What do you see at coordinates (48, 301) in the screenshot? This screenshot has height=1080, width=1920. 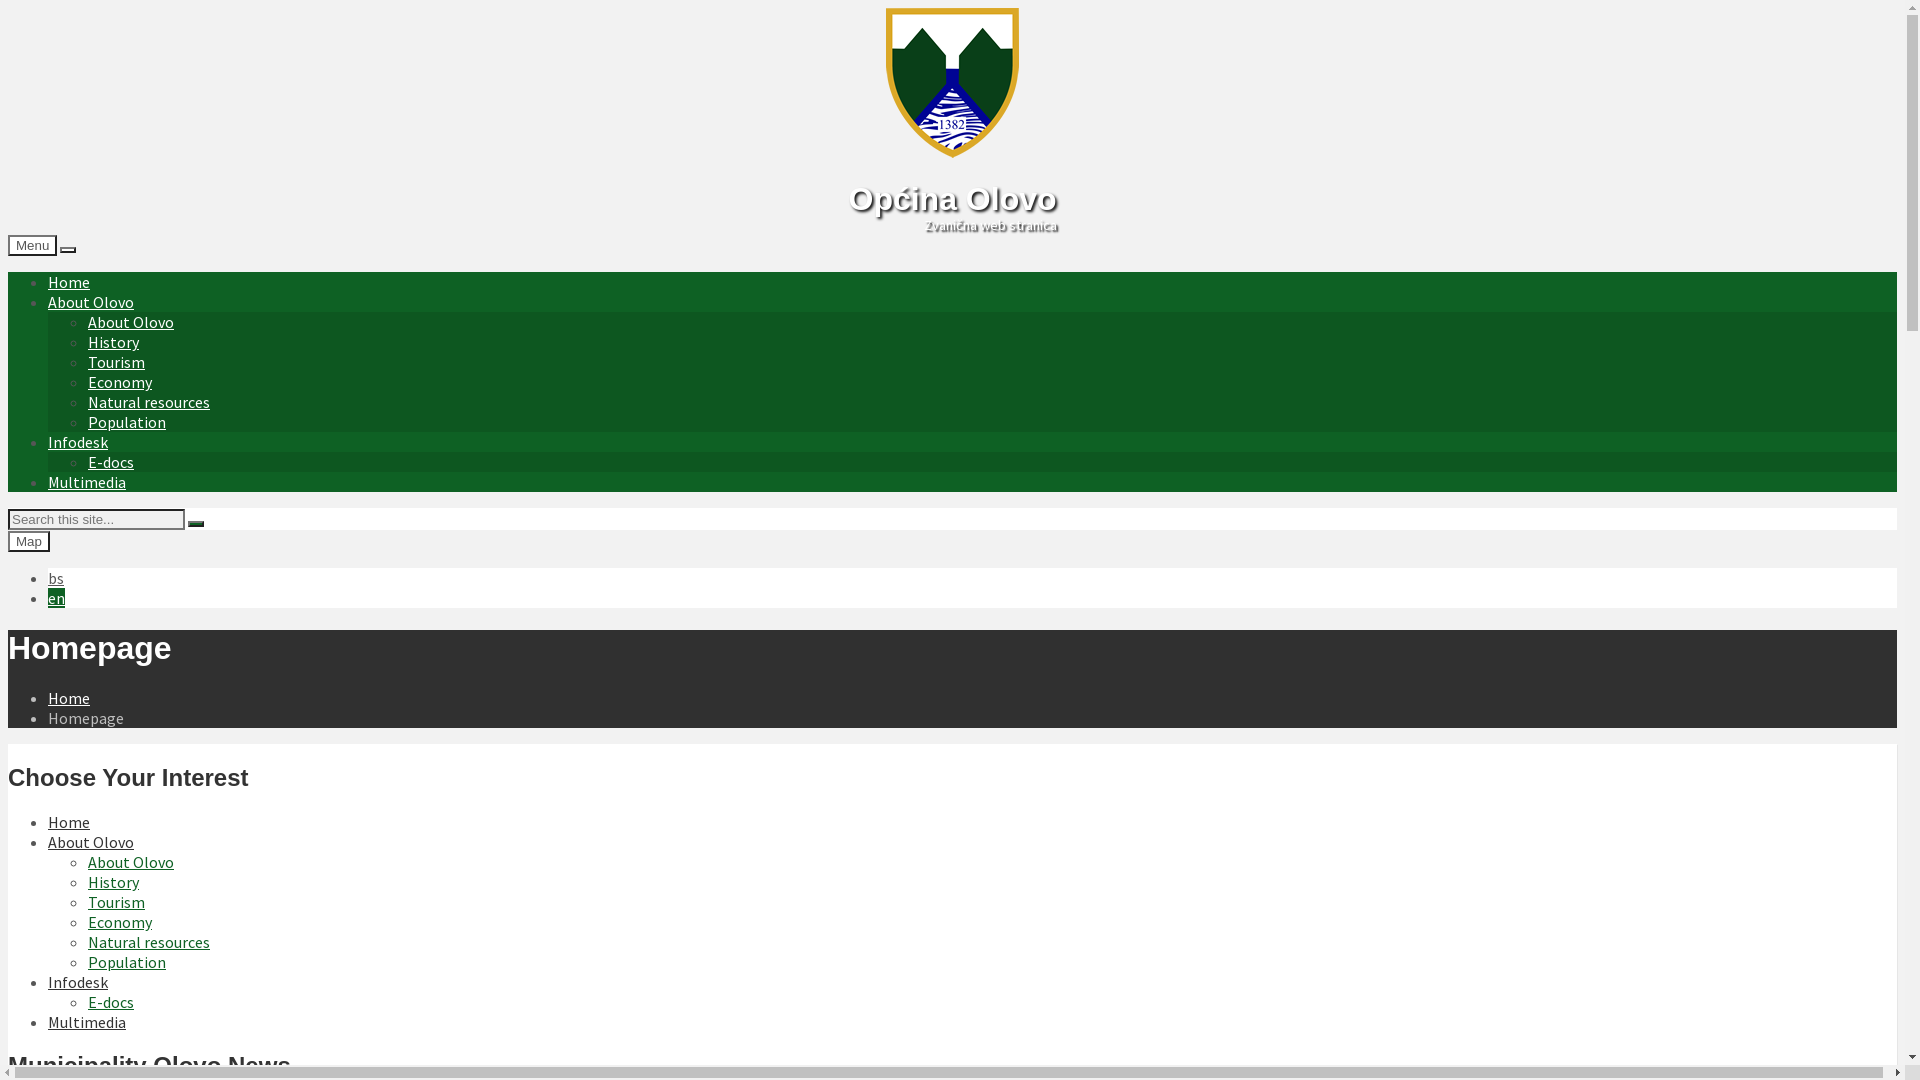 I see `'About Olovo'` at bounding box center [48, 301].